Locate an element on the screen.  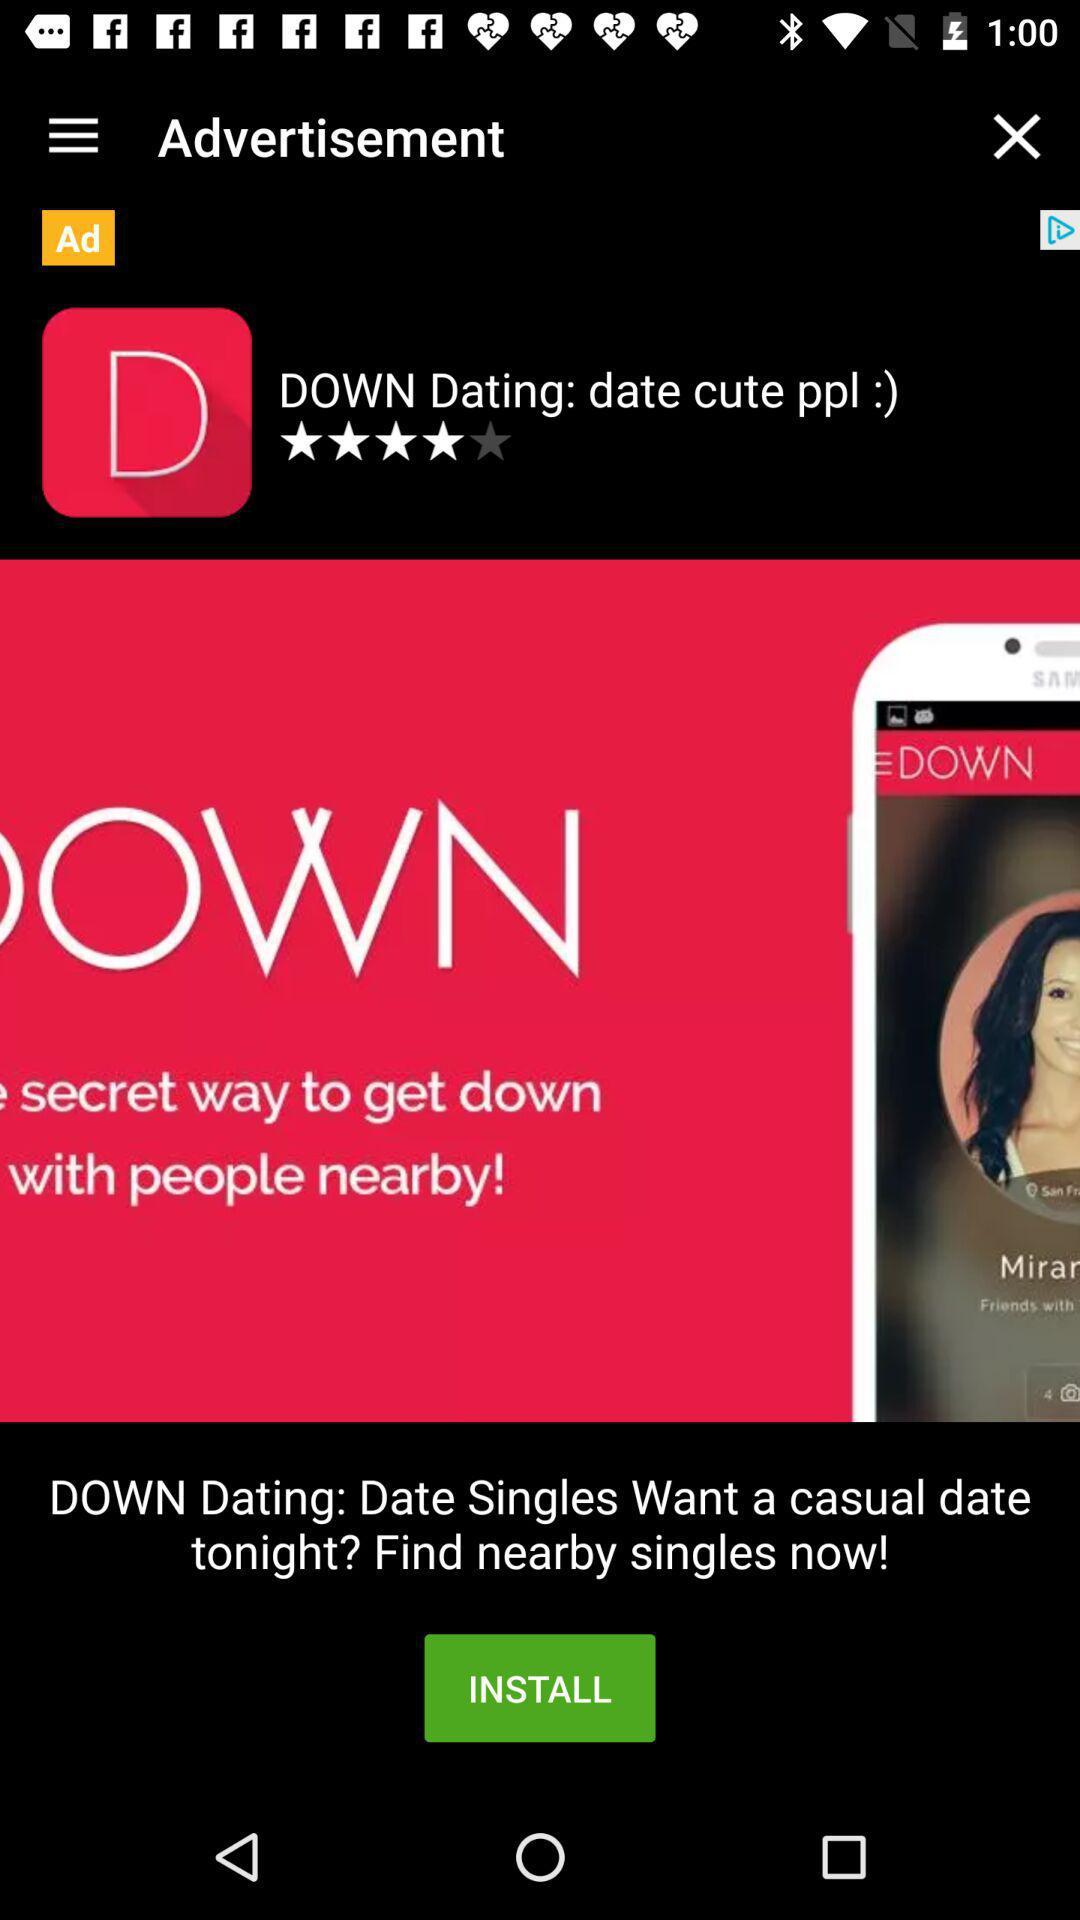
app to the left of advertisement is located at coordinates (72, 135).